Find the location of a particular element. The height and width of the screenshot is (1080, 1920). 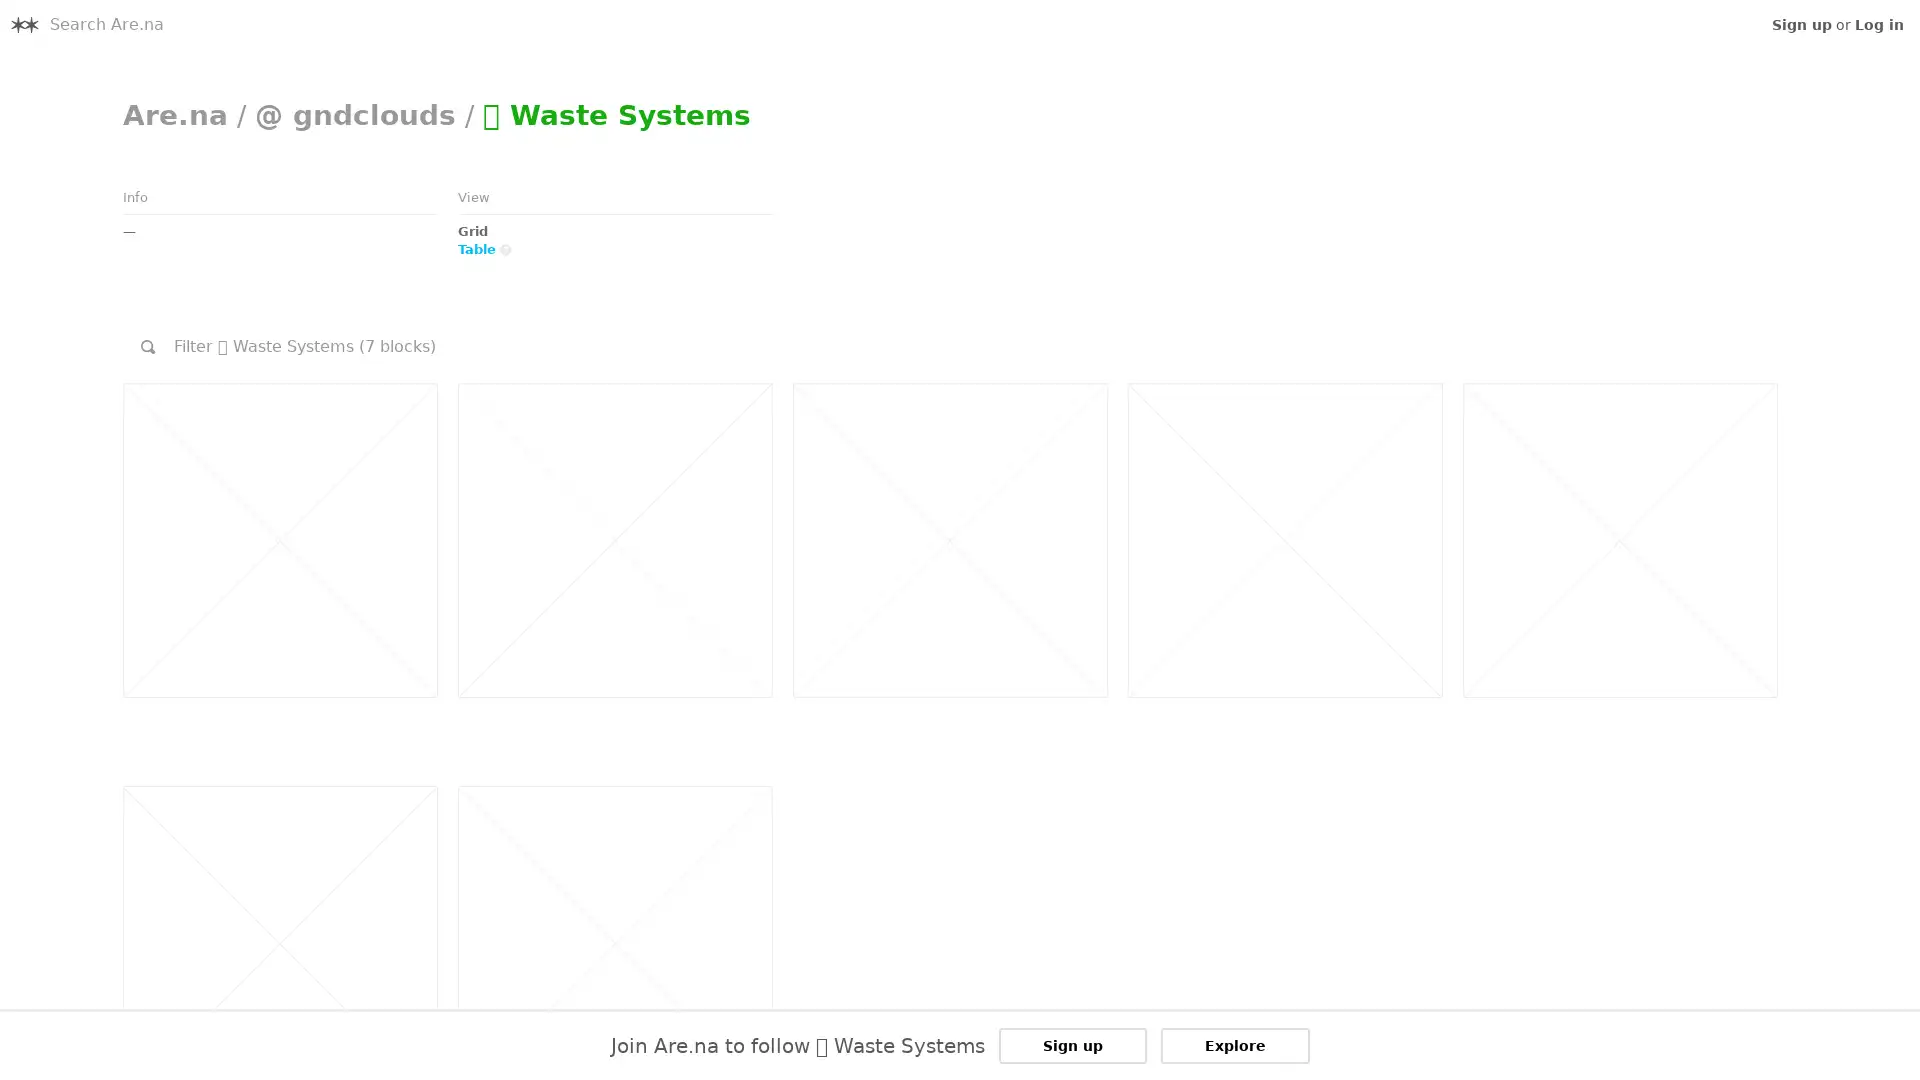

Link to Link: Your Recycling Gets Recycled, Right? Maybe, or Maybe Not is located at coordinates (1284, 540).